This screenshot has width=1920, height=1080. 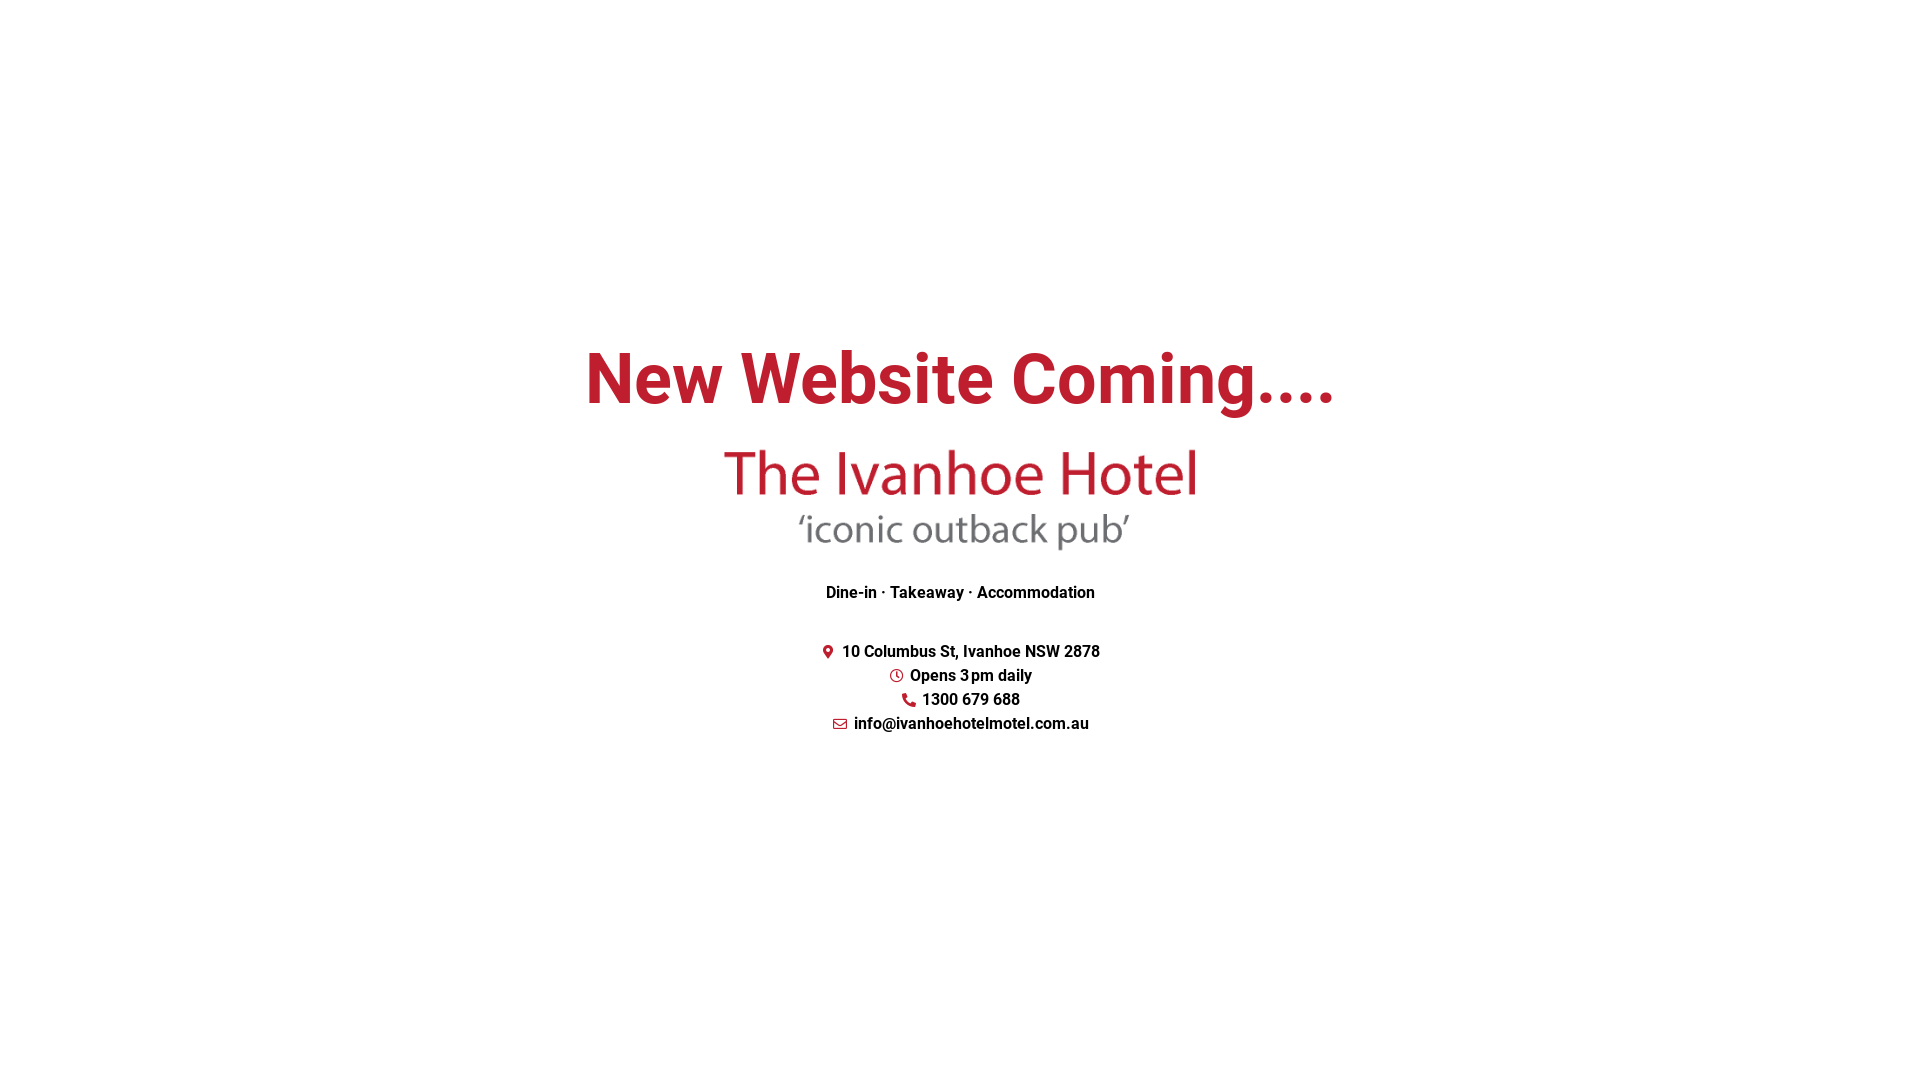 I want to click on 'info@ivanhoehotelmotel.com.au', so click(x=960, y=724).